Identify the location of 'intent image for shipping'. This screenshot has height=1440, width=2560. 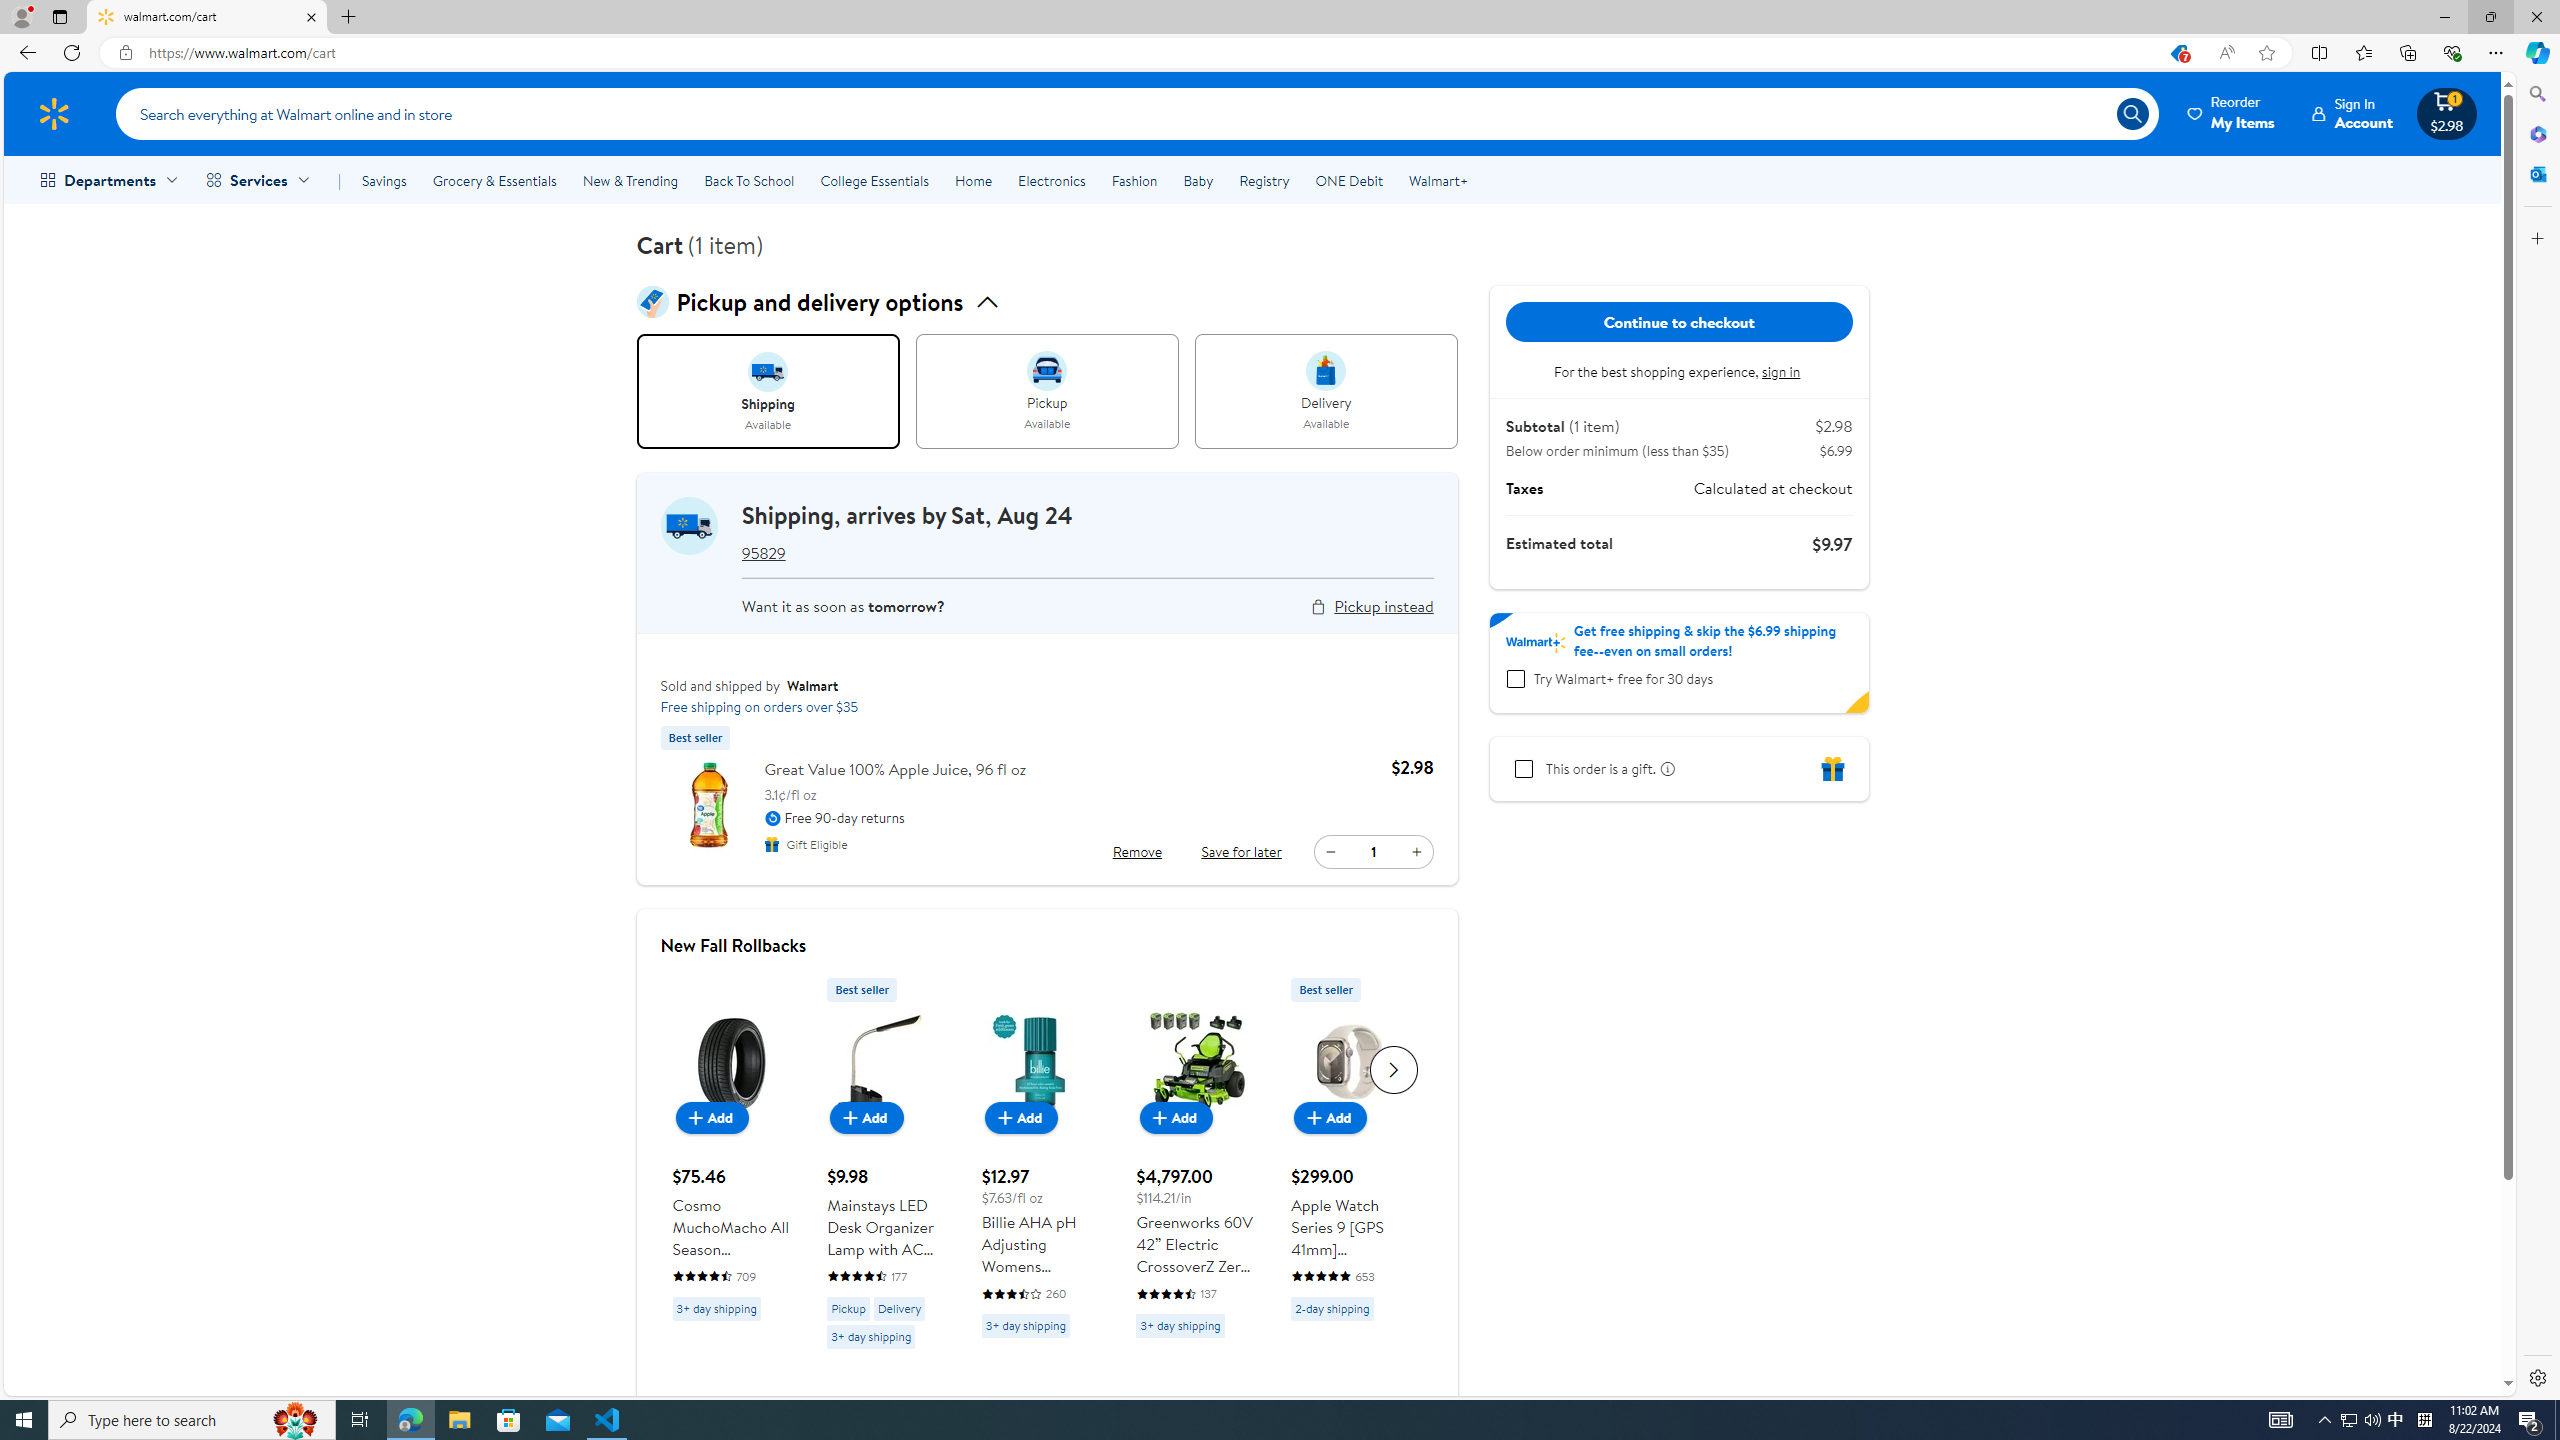
(767, 371).